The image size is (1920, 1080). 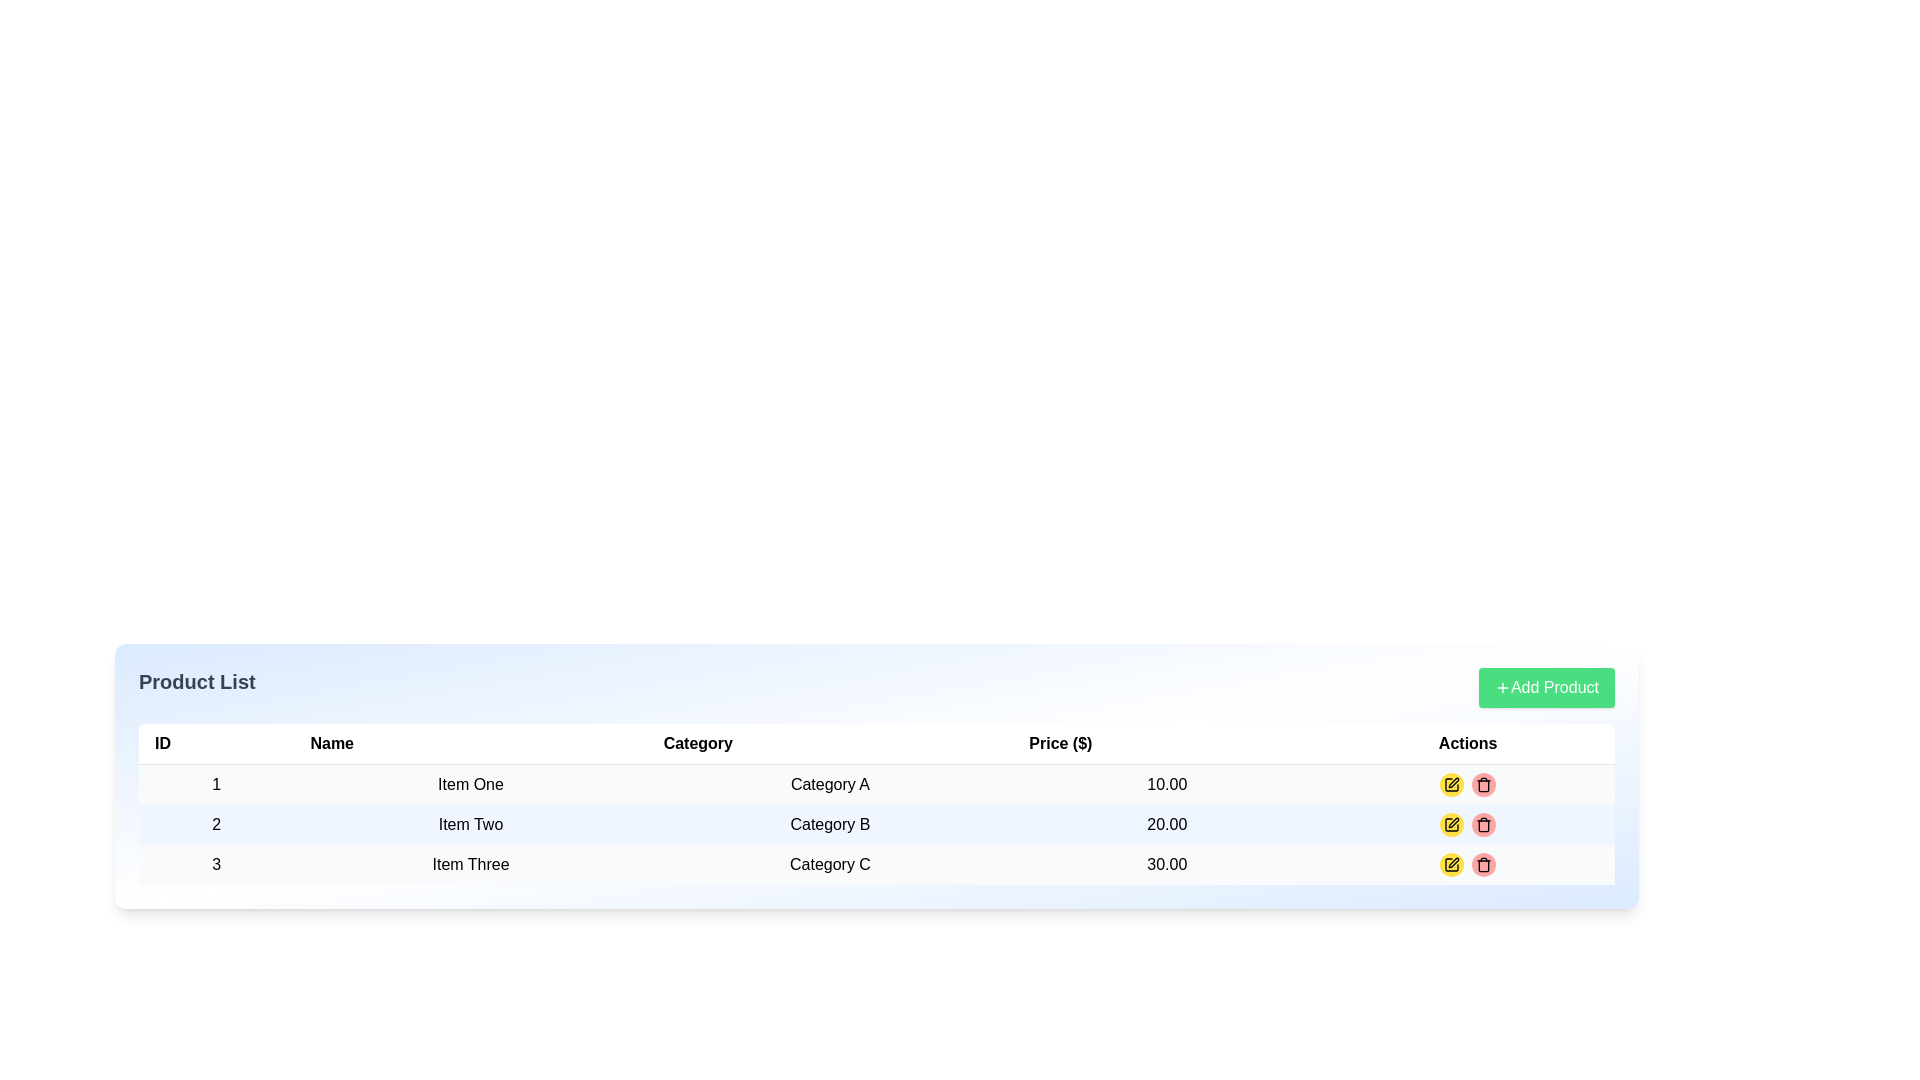 I want to click on the third row of the table that displays item details including ID, Name, Category, and Price, so click(x=877, y=863).